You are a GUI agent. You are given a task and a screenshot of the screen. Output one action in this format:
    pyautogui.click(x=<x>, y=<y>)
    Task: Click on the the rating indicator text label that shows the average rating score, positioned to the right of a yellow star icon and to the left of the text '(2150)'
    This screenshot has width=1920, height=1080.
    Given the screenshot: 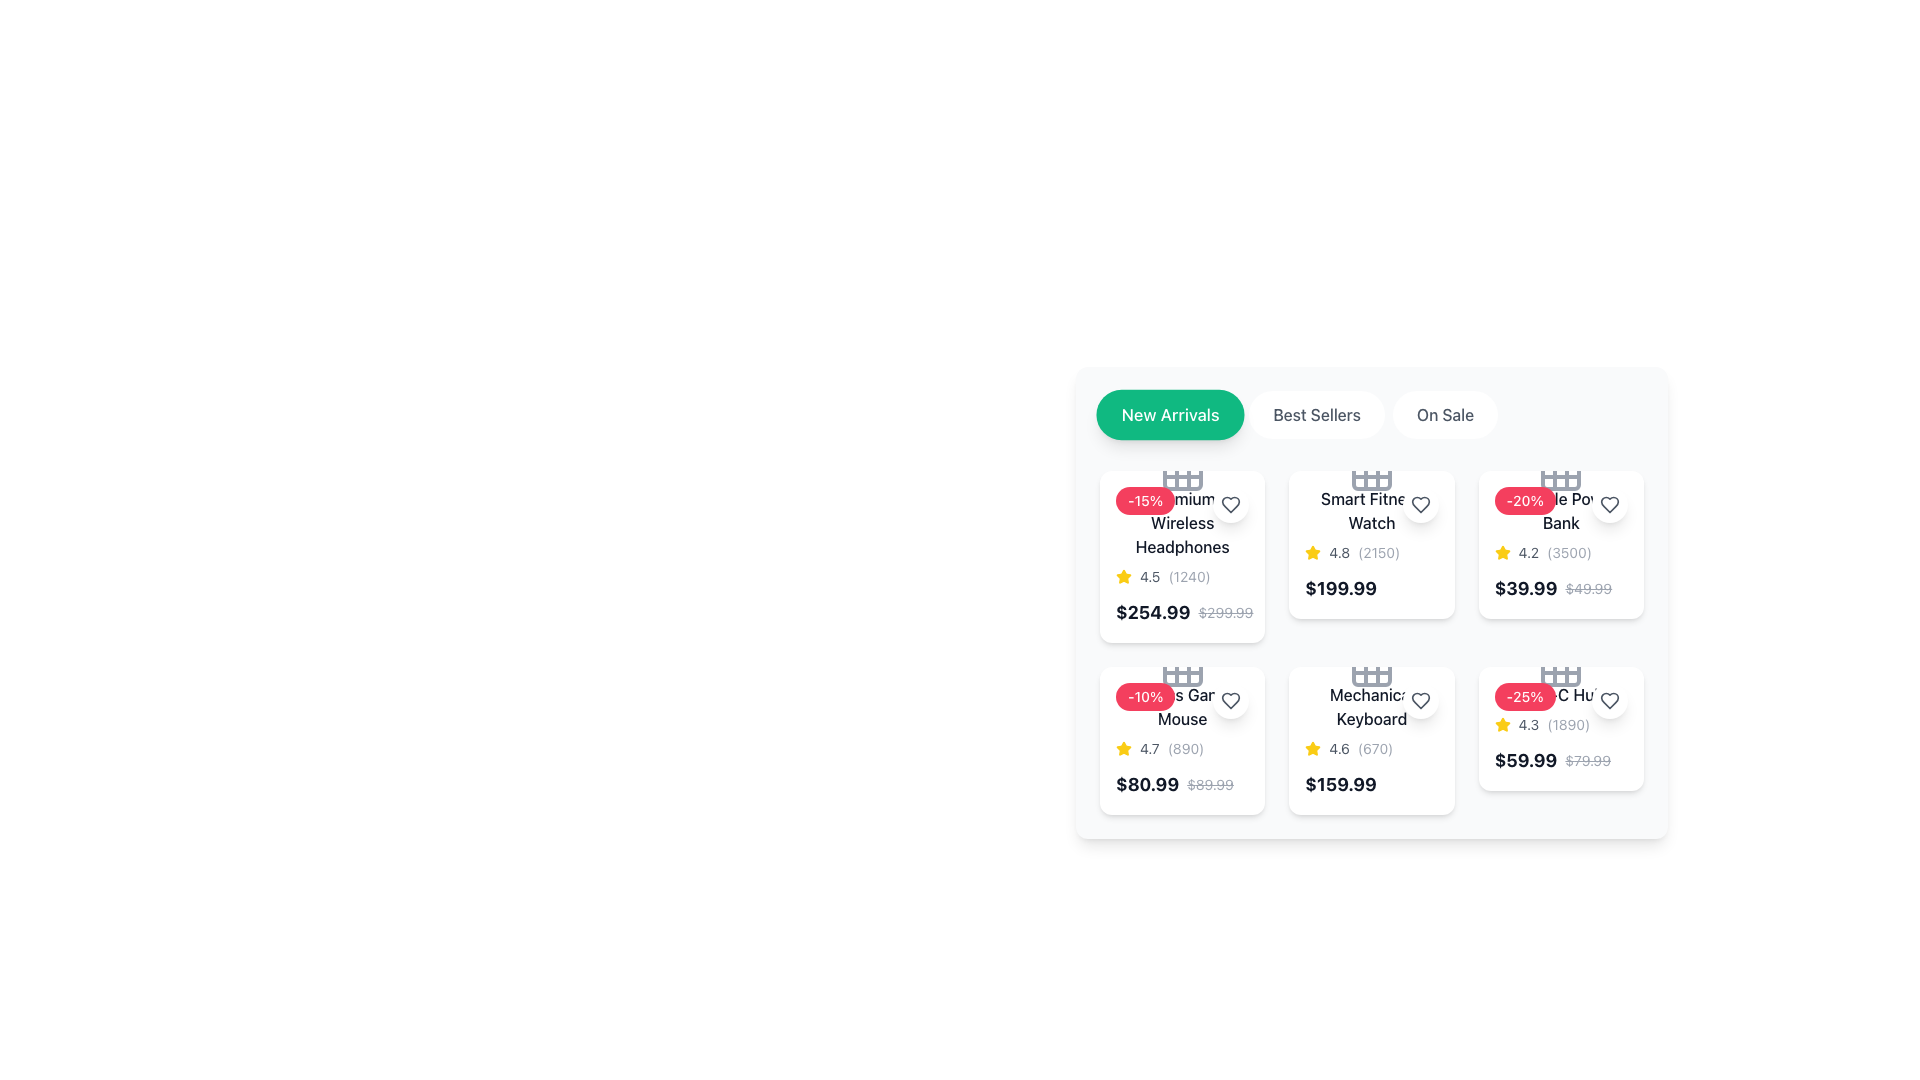 What is the action you would take?
    pyautogui.click(x=1339, y=552)
    